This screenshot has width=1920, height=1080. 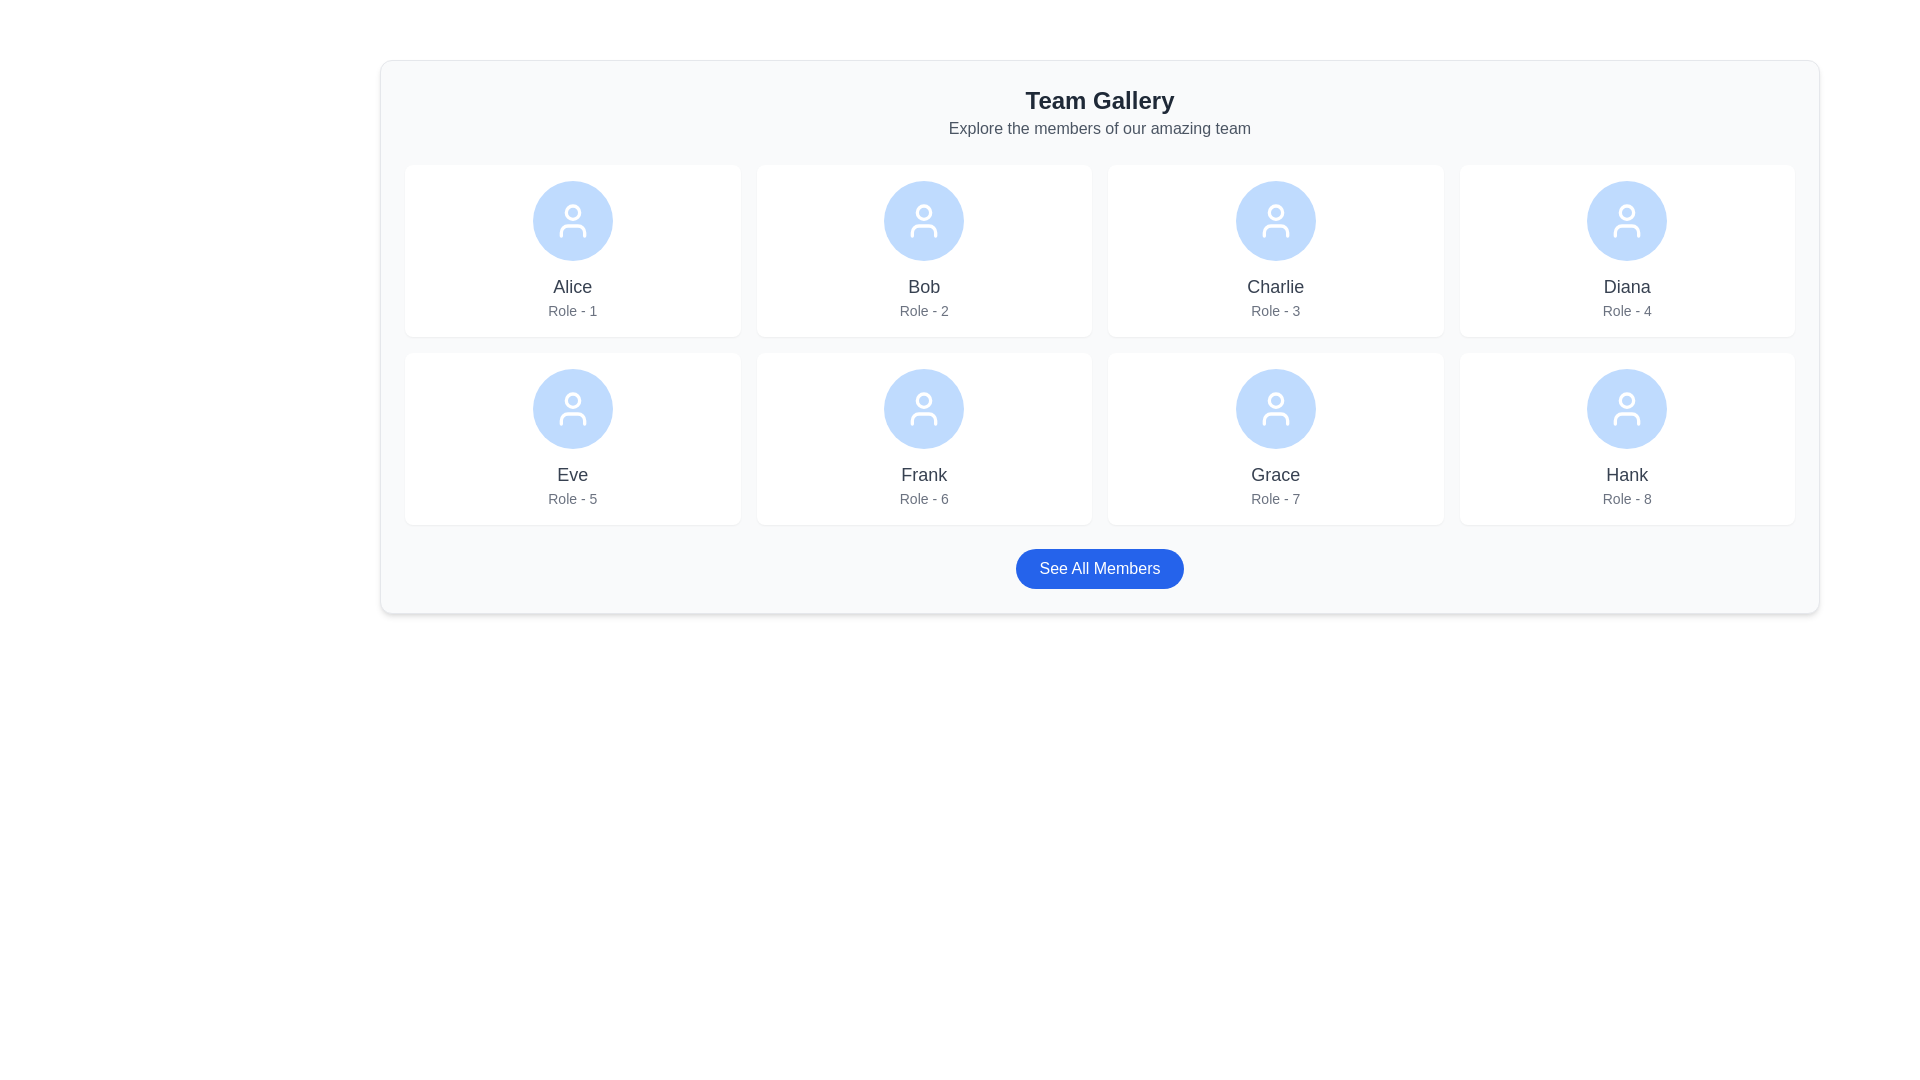 What do you see at coordinates (1274, 212) in the screenshot?
I see `the upper circular graphical element representing the user profile of 'Charlie - Role 3' in the user icon grid` at bounding box center [1274, 212].